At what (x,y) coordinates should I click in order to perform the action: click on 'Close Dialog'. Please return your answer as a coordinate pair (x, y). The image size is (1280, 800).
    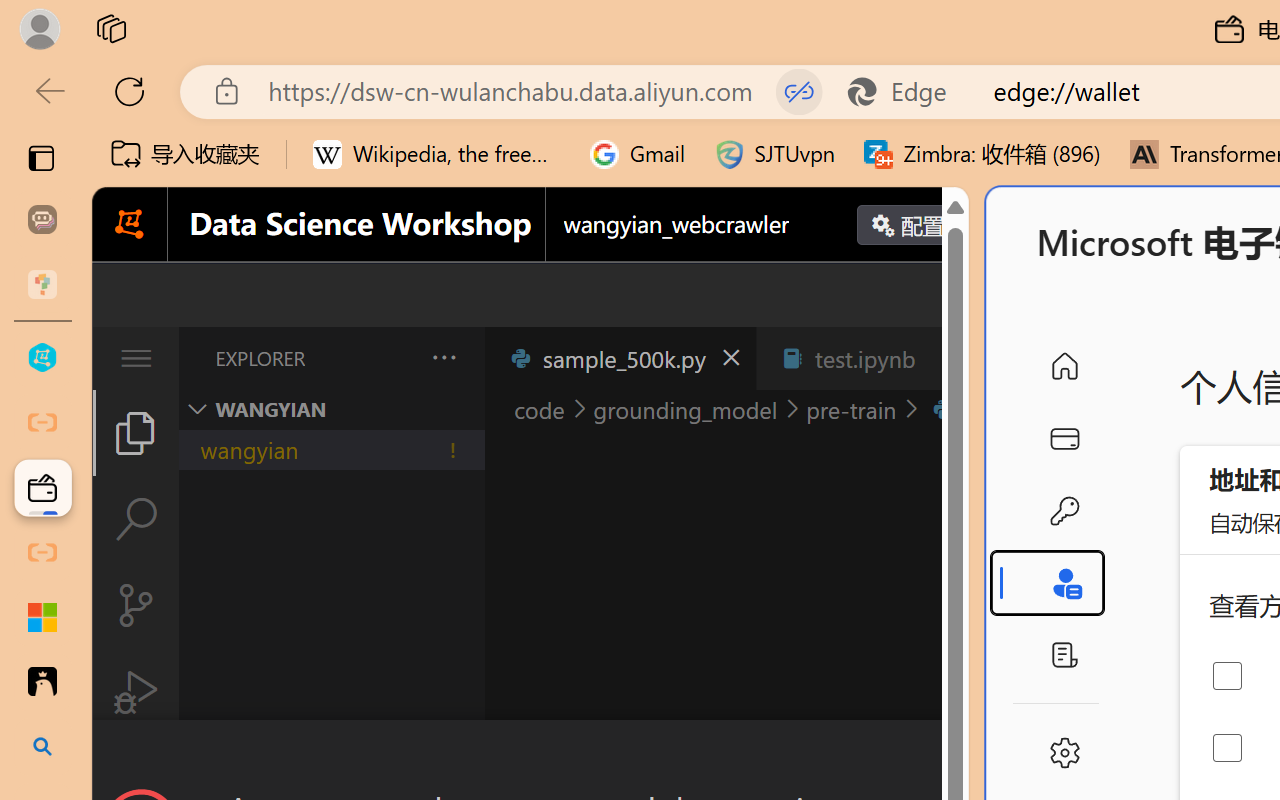
    Looking at the image, I should click on (960, 756).